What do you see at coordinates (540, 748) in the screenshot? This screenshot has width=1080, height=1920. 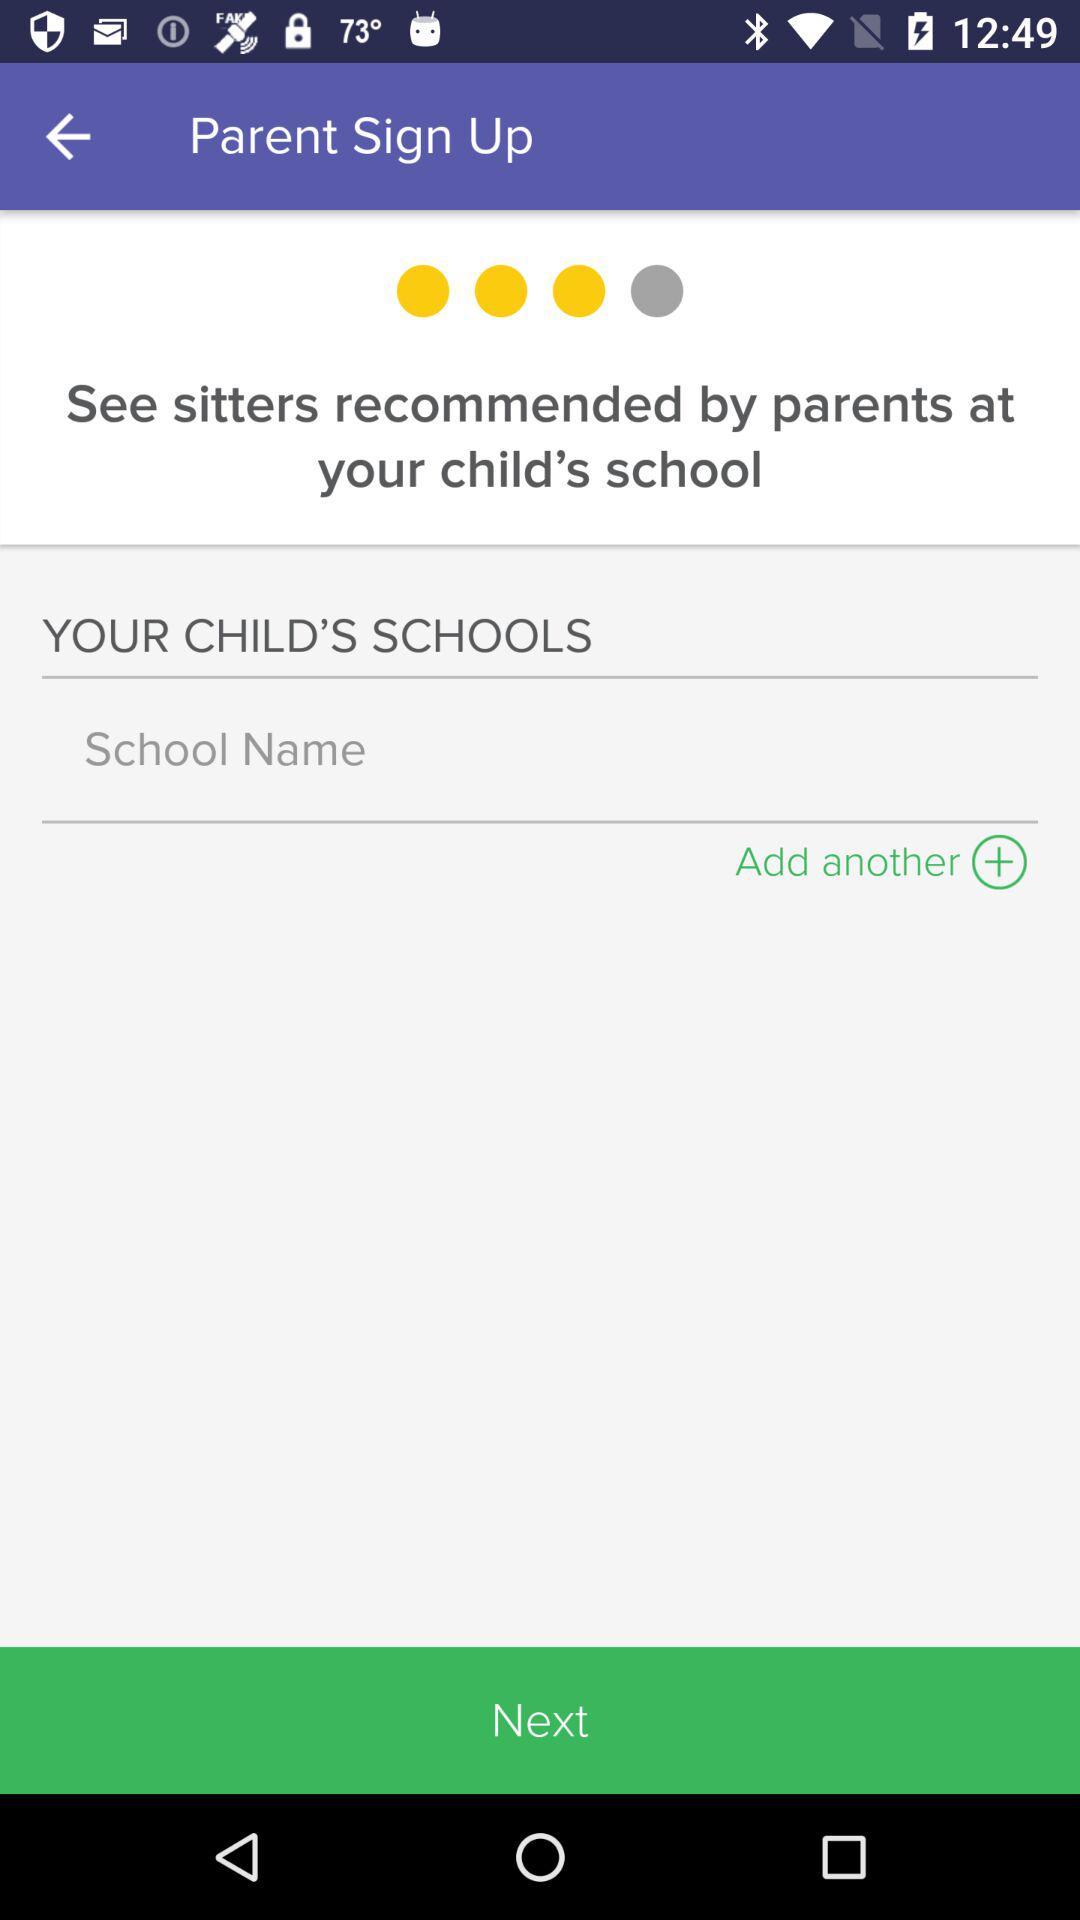 I see `text` at bounding box center [540, 748].